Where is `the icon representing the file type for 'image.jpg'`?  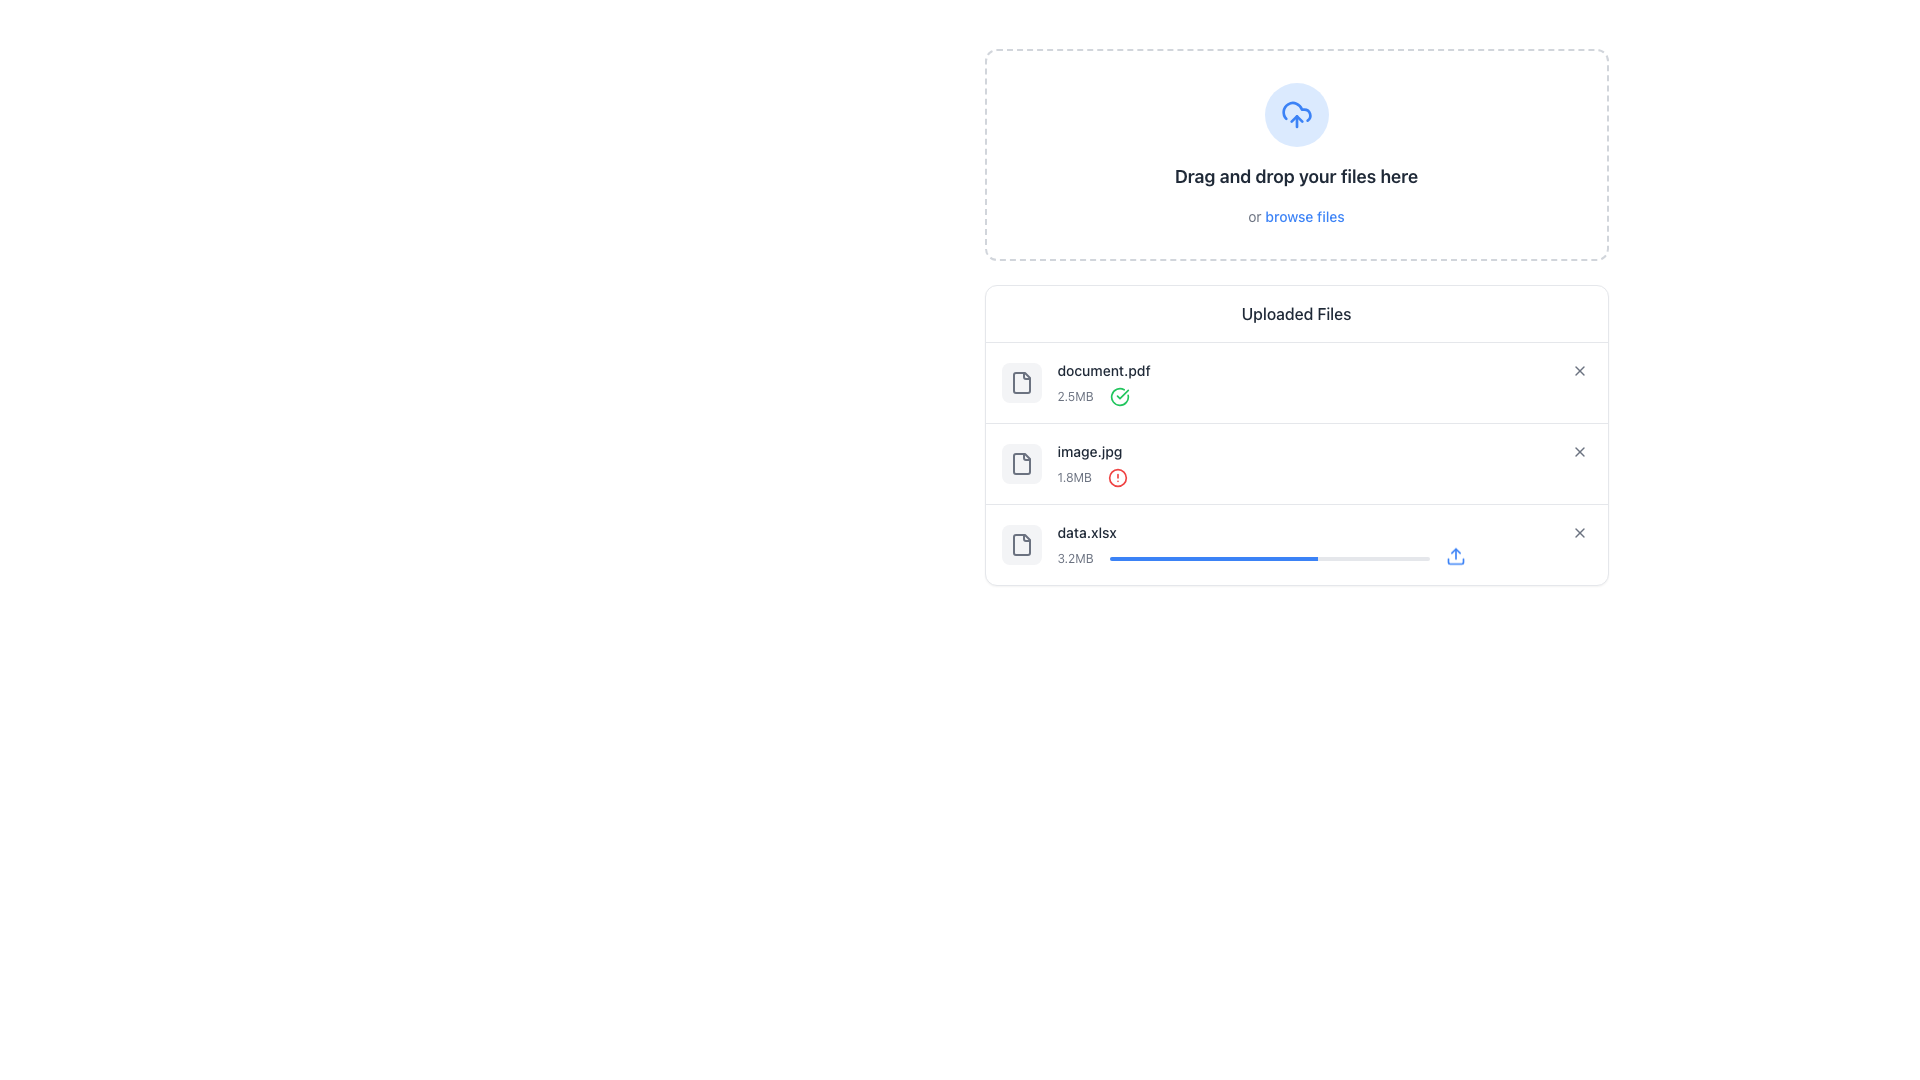
the icon representing the file type for 'image.jpg' is located at coordinates (1021, 463).